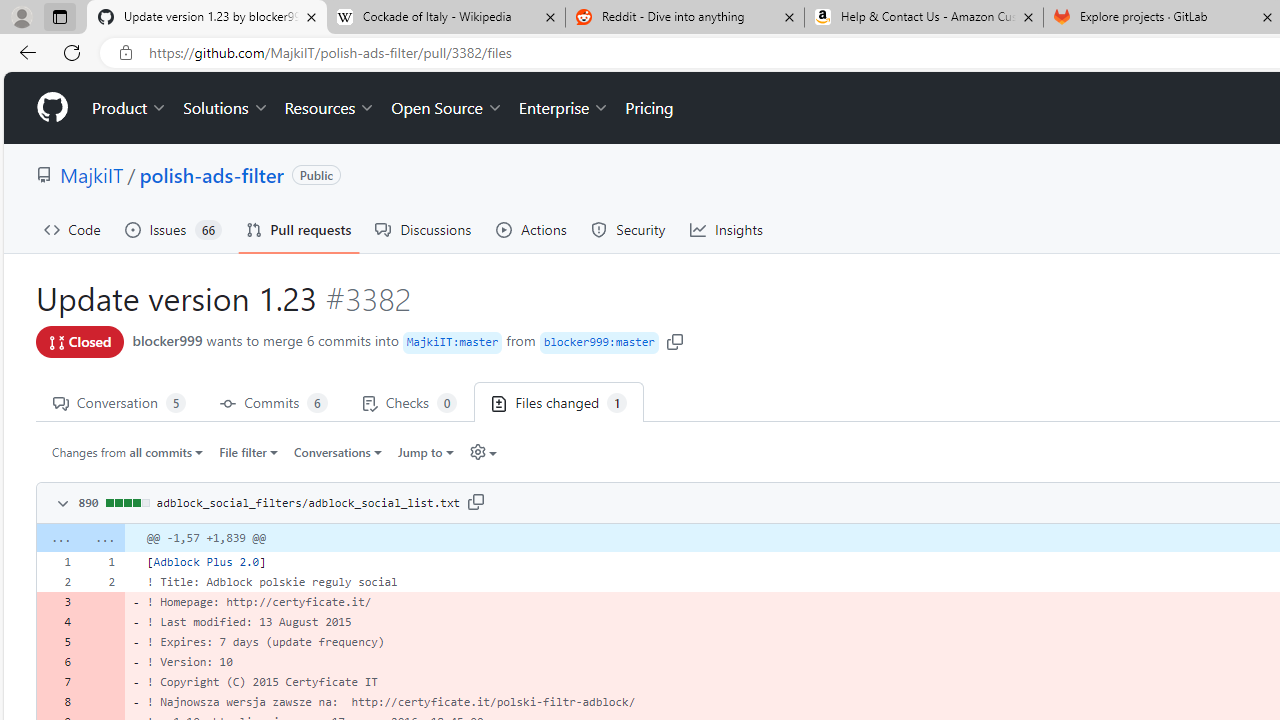 The width and height of the screenshot is (1280, 720). Describe the element at coordinates (127, 451) in the screenshot. I see `'Changes from all commits'` at that location.